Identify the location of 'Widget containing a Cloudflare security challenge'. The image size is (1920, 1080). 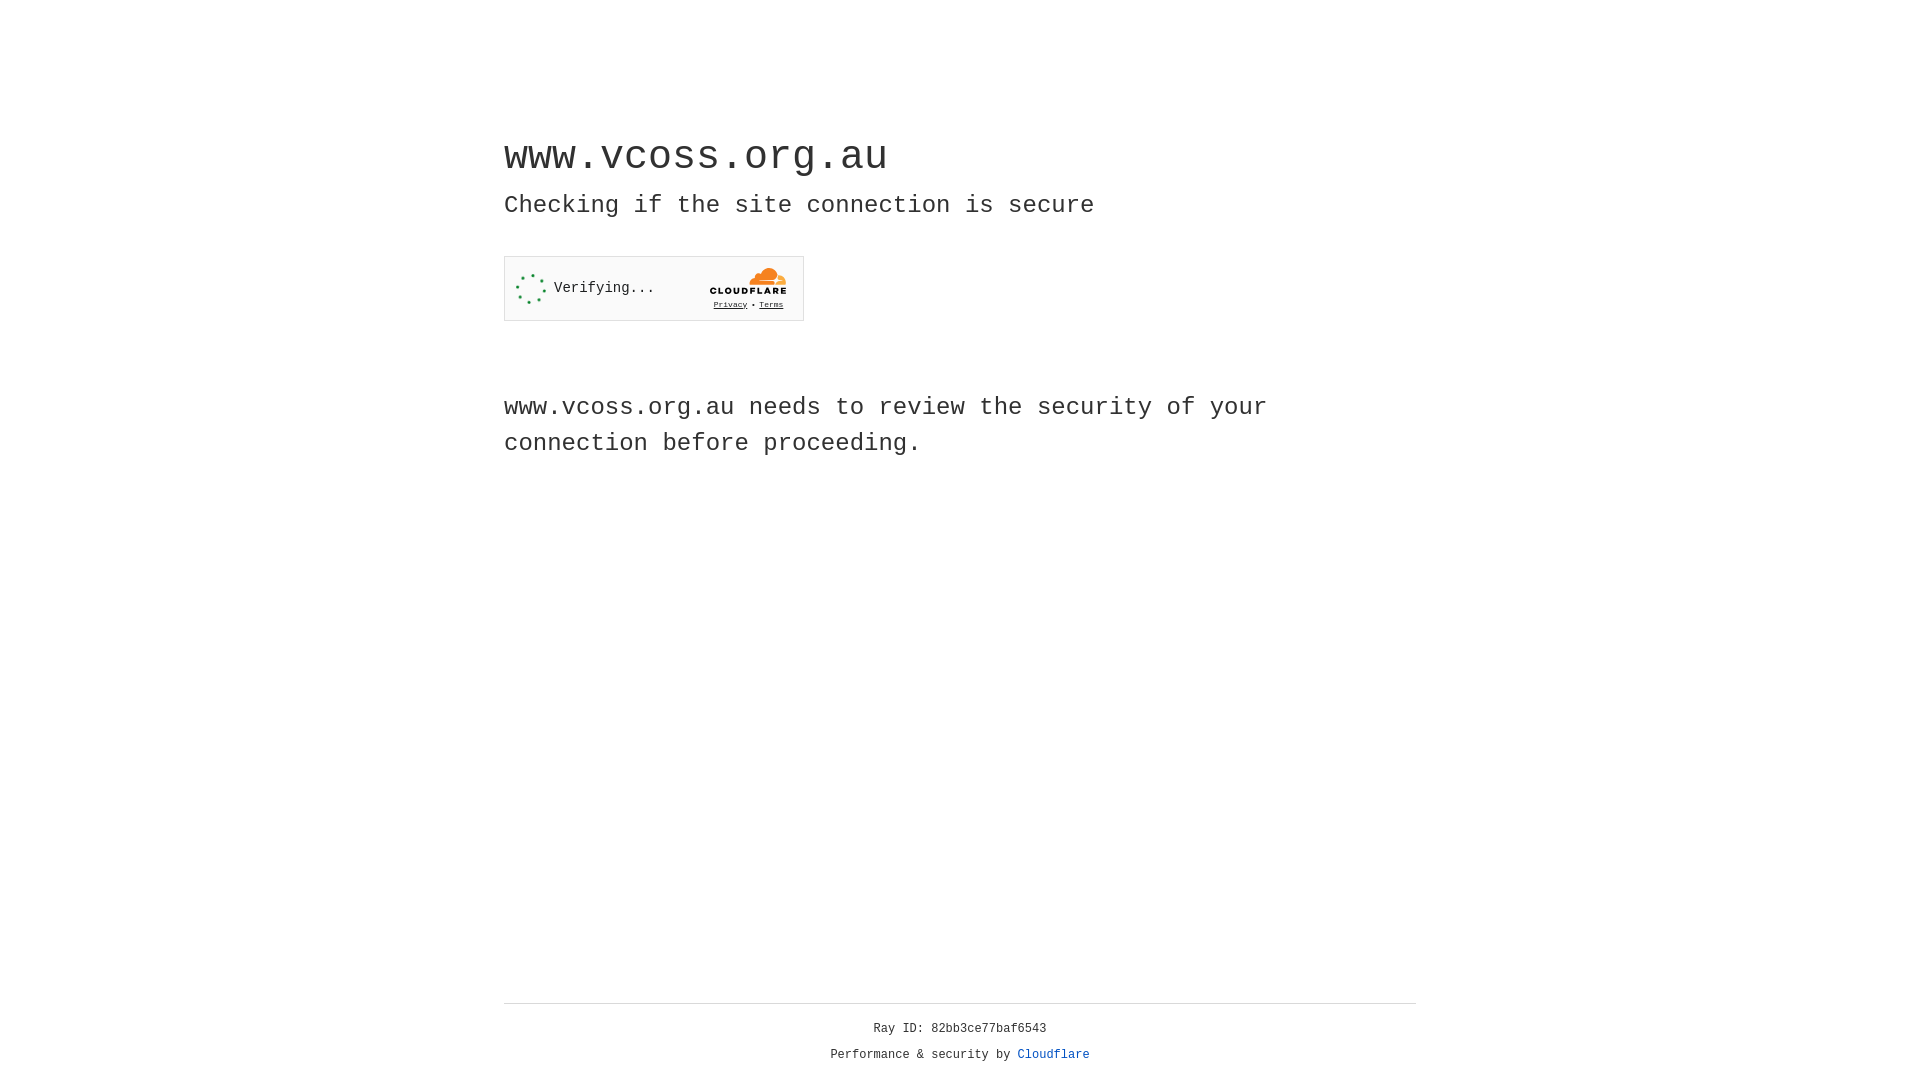
(653, 288).